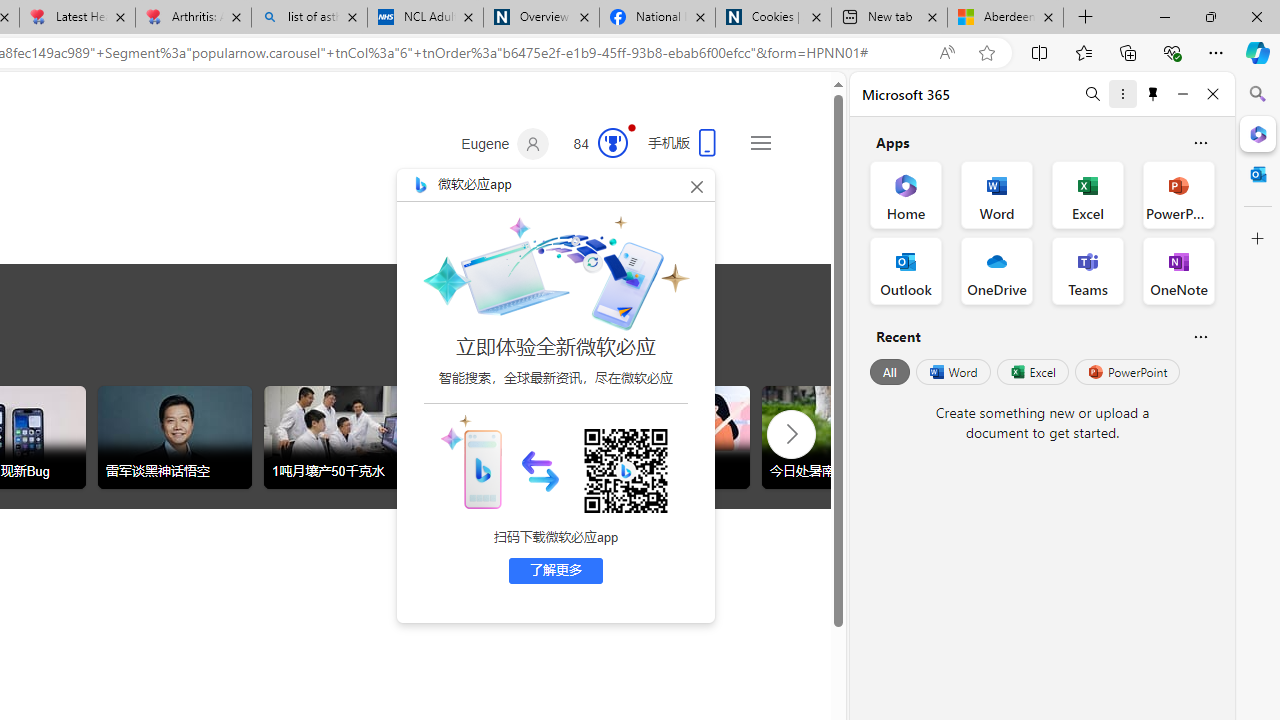 This screenshot has height=720, width=1280. I want to click on 'Unpin side pane', so click(1153, 93).